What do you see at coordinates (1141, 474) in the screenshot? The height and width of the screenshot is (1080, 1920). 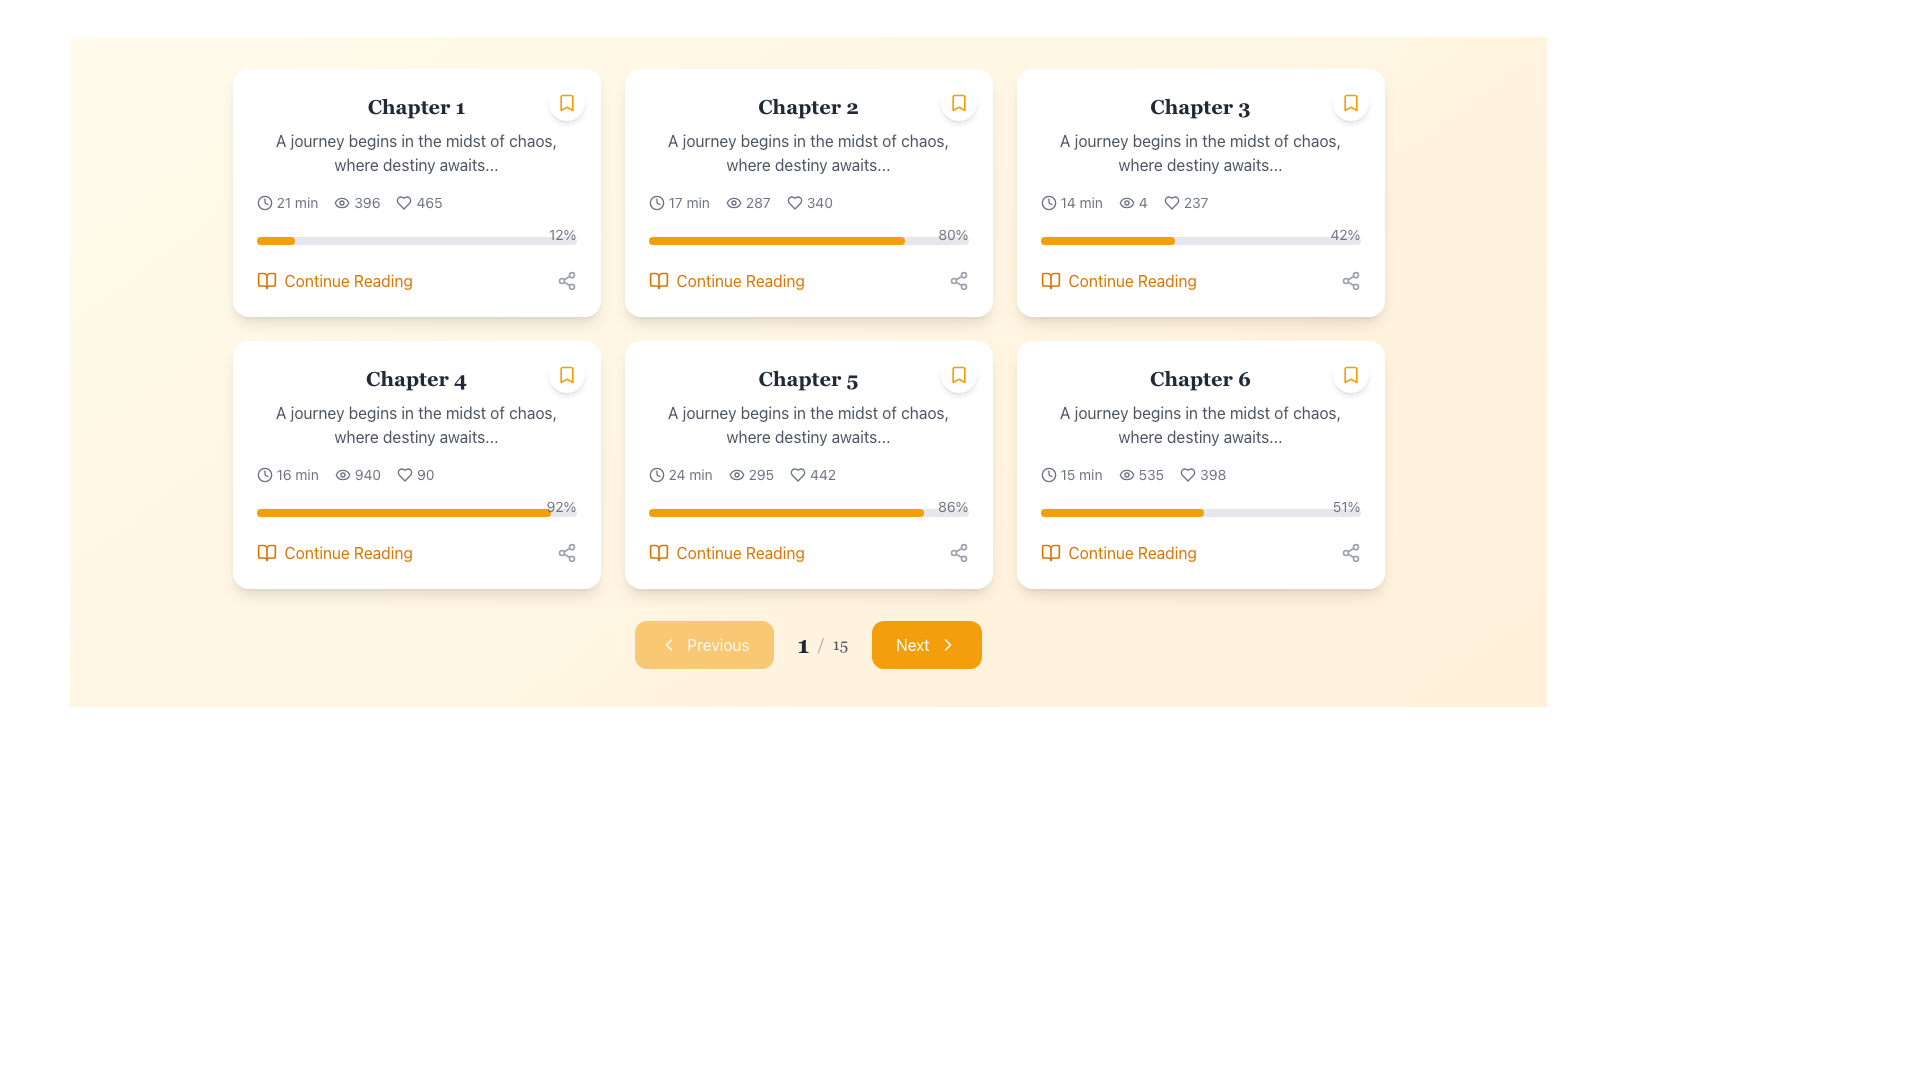 I see `the static text element displaying the numeric value '535' next to the eye-shaped icon in the statistics section for Chapter 6` at bounding box center [1141, 474].